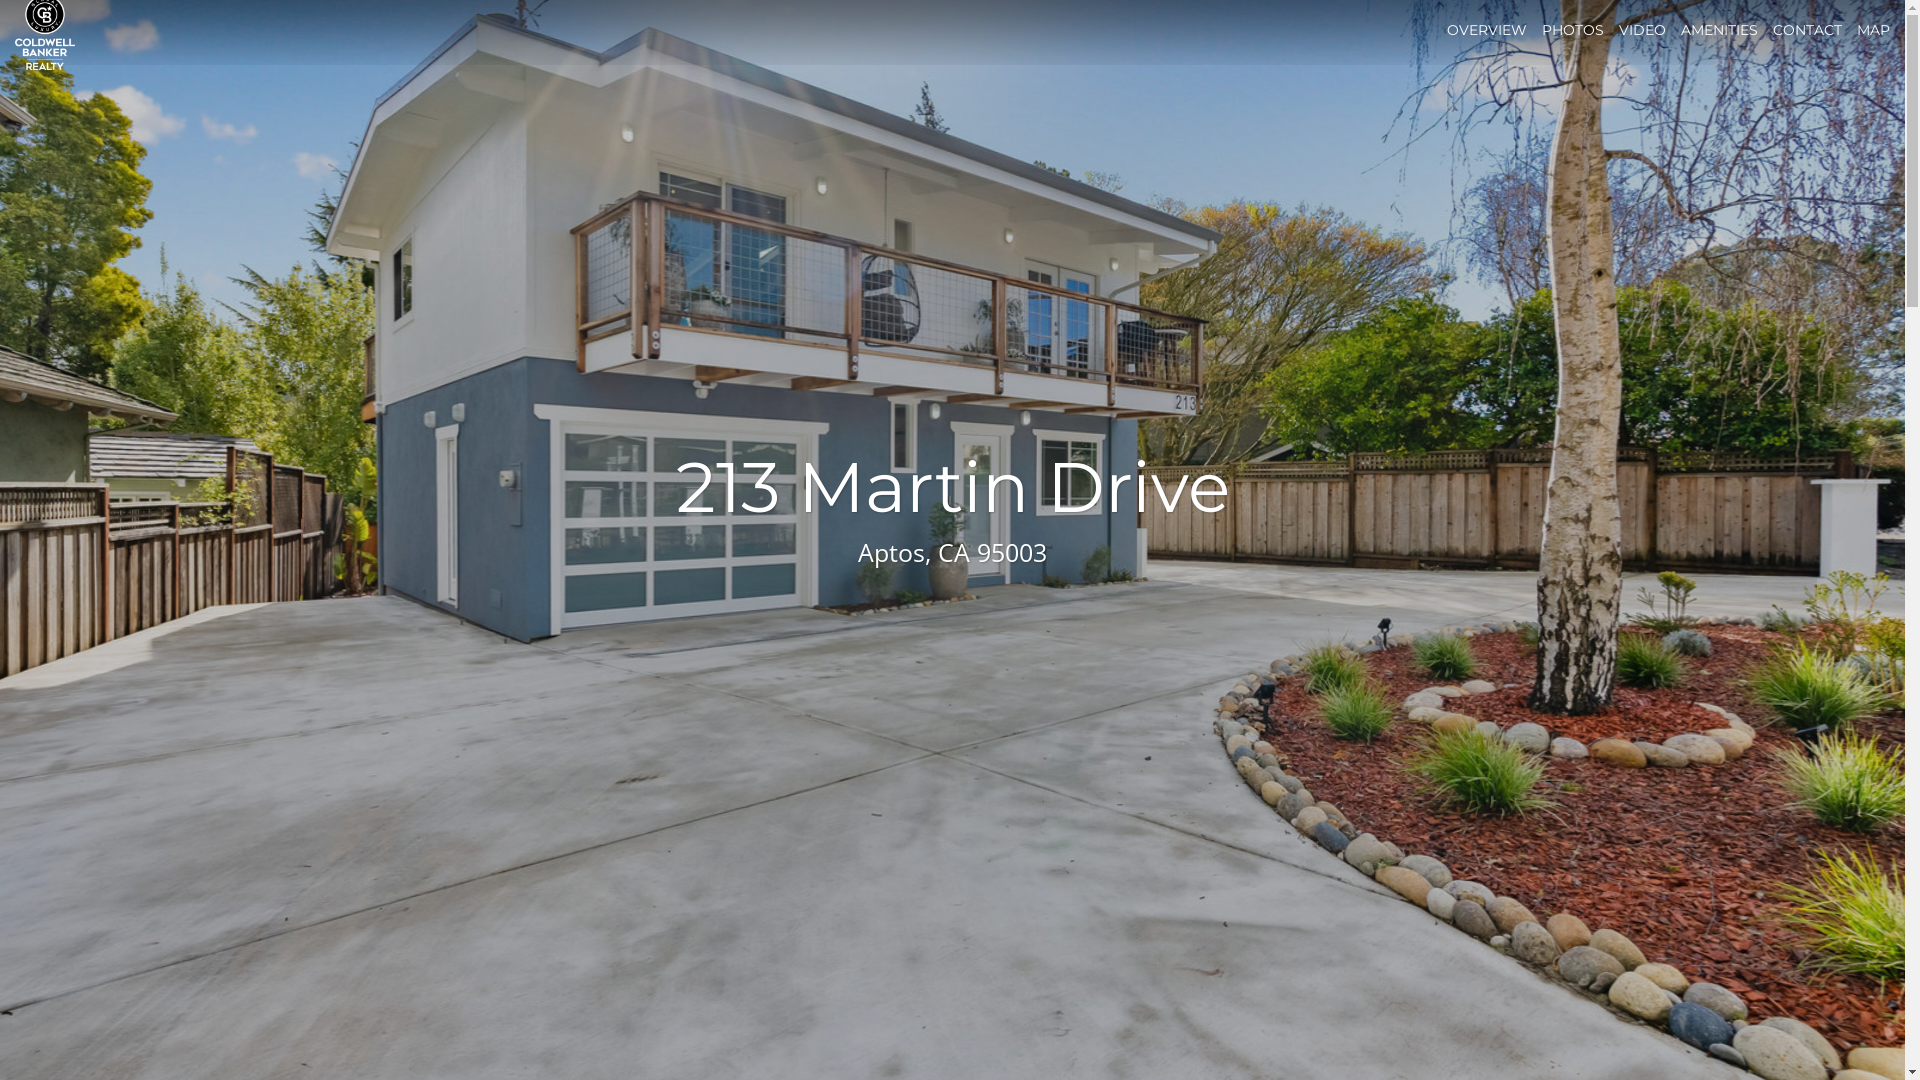  Describe the element at coordinates (1718, 30) in the screenshot. I see `'AMENITIES'` at that location.